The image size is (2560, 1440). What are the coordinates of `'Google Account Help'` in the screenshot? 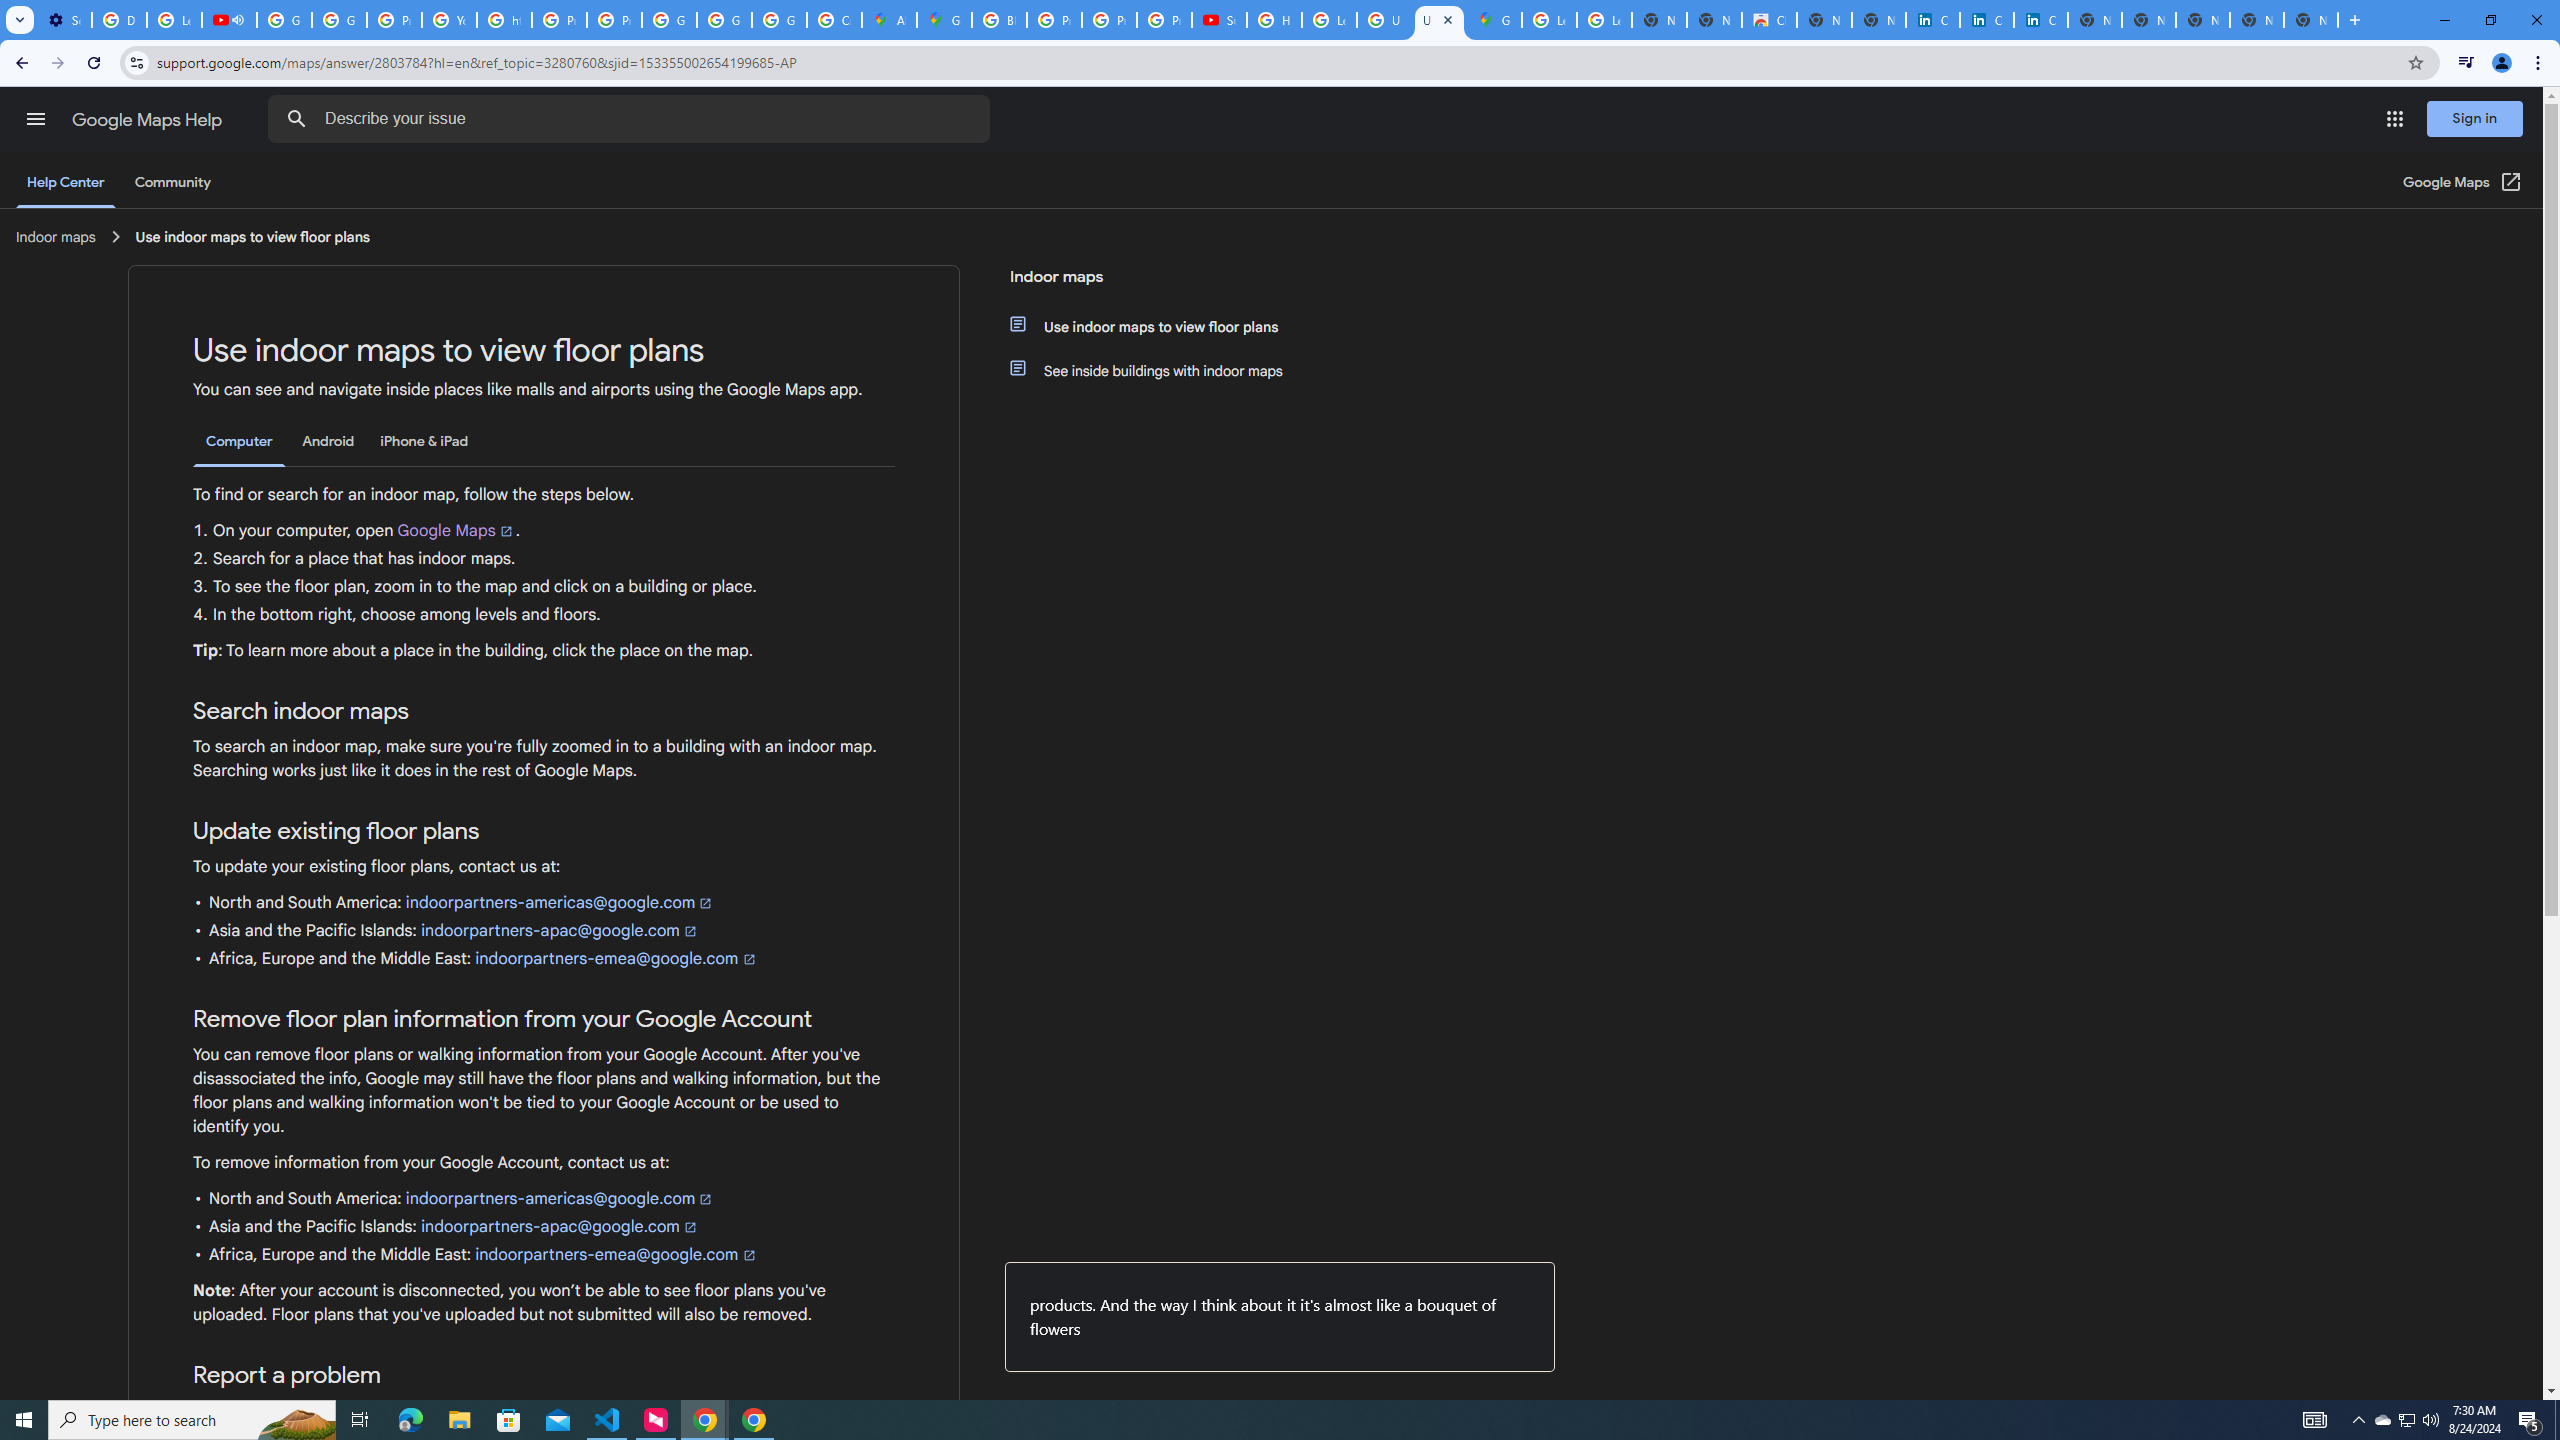 It's located at (284, 19).